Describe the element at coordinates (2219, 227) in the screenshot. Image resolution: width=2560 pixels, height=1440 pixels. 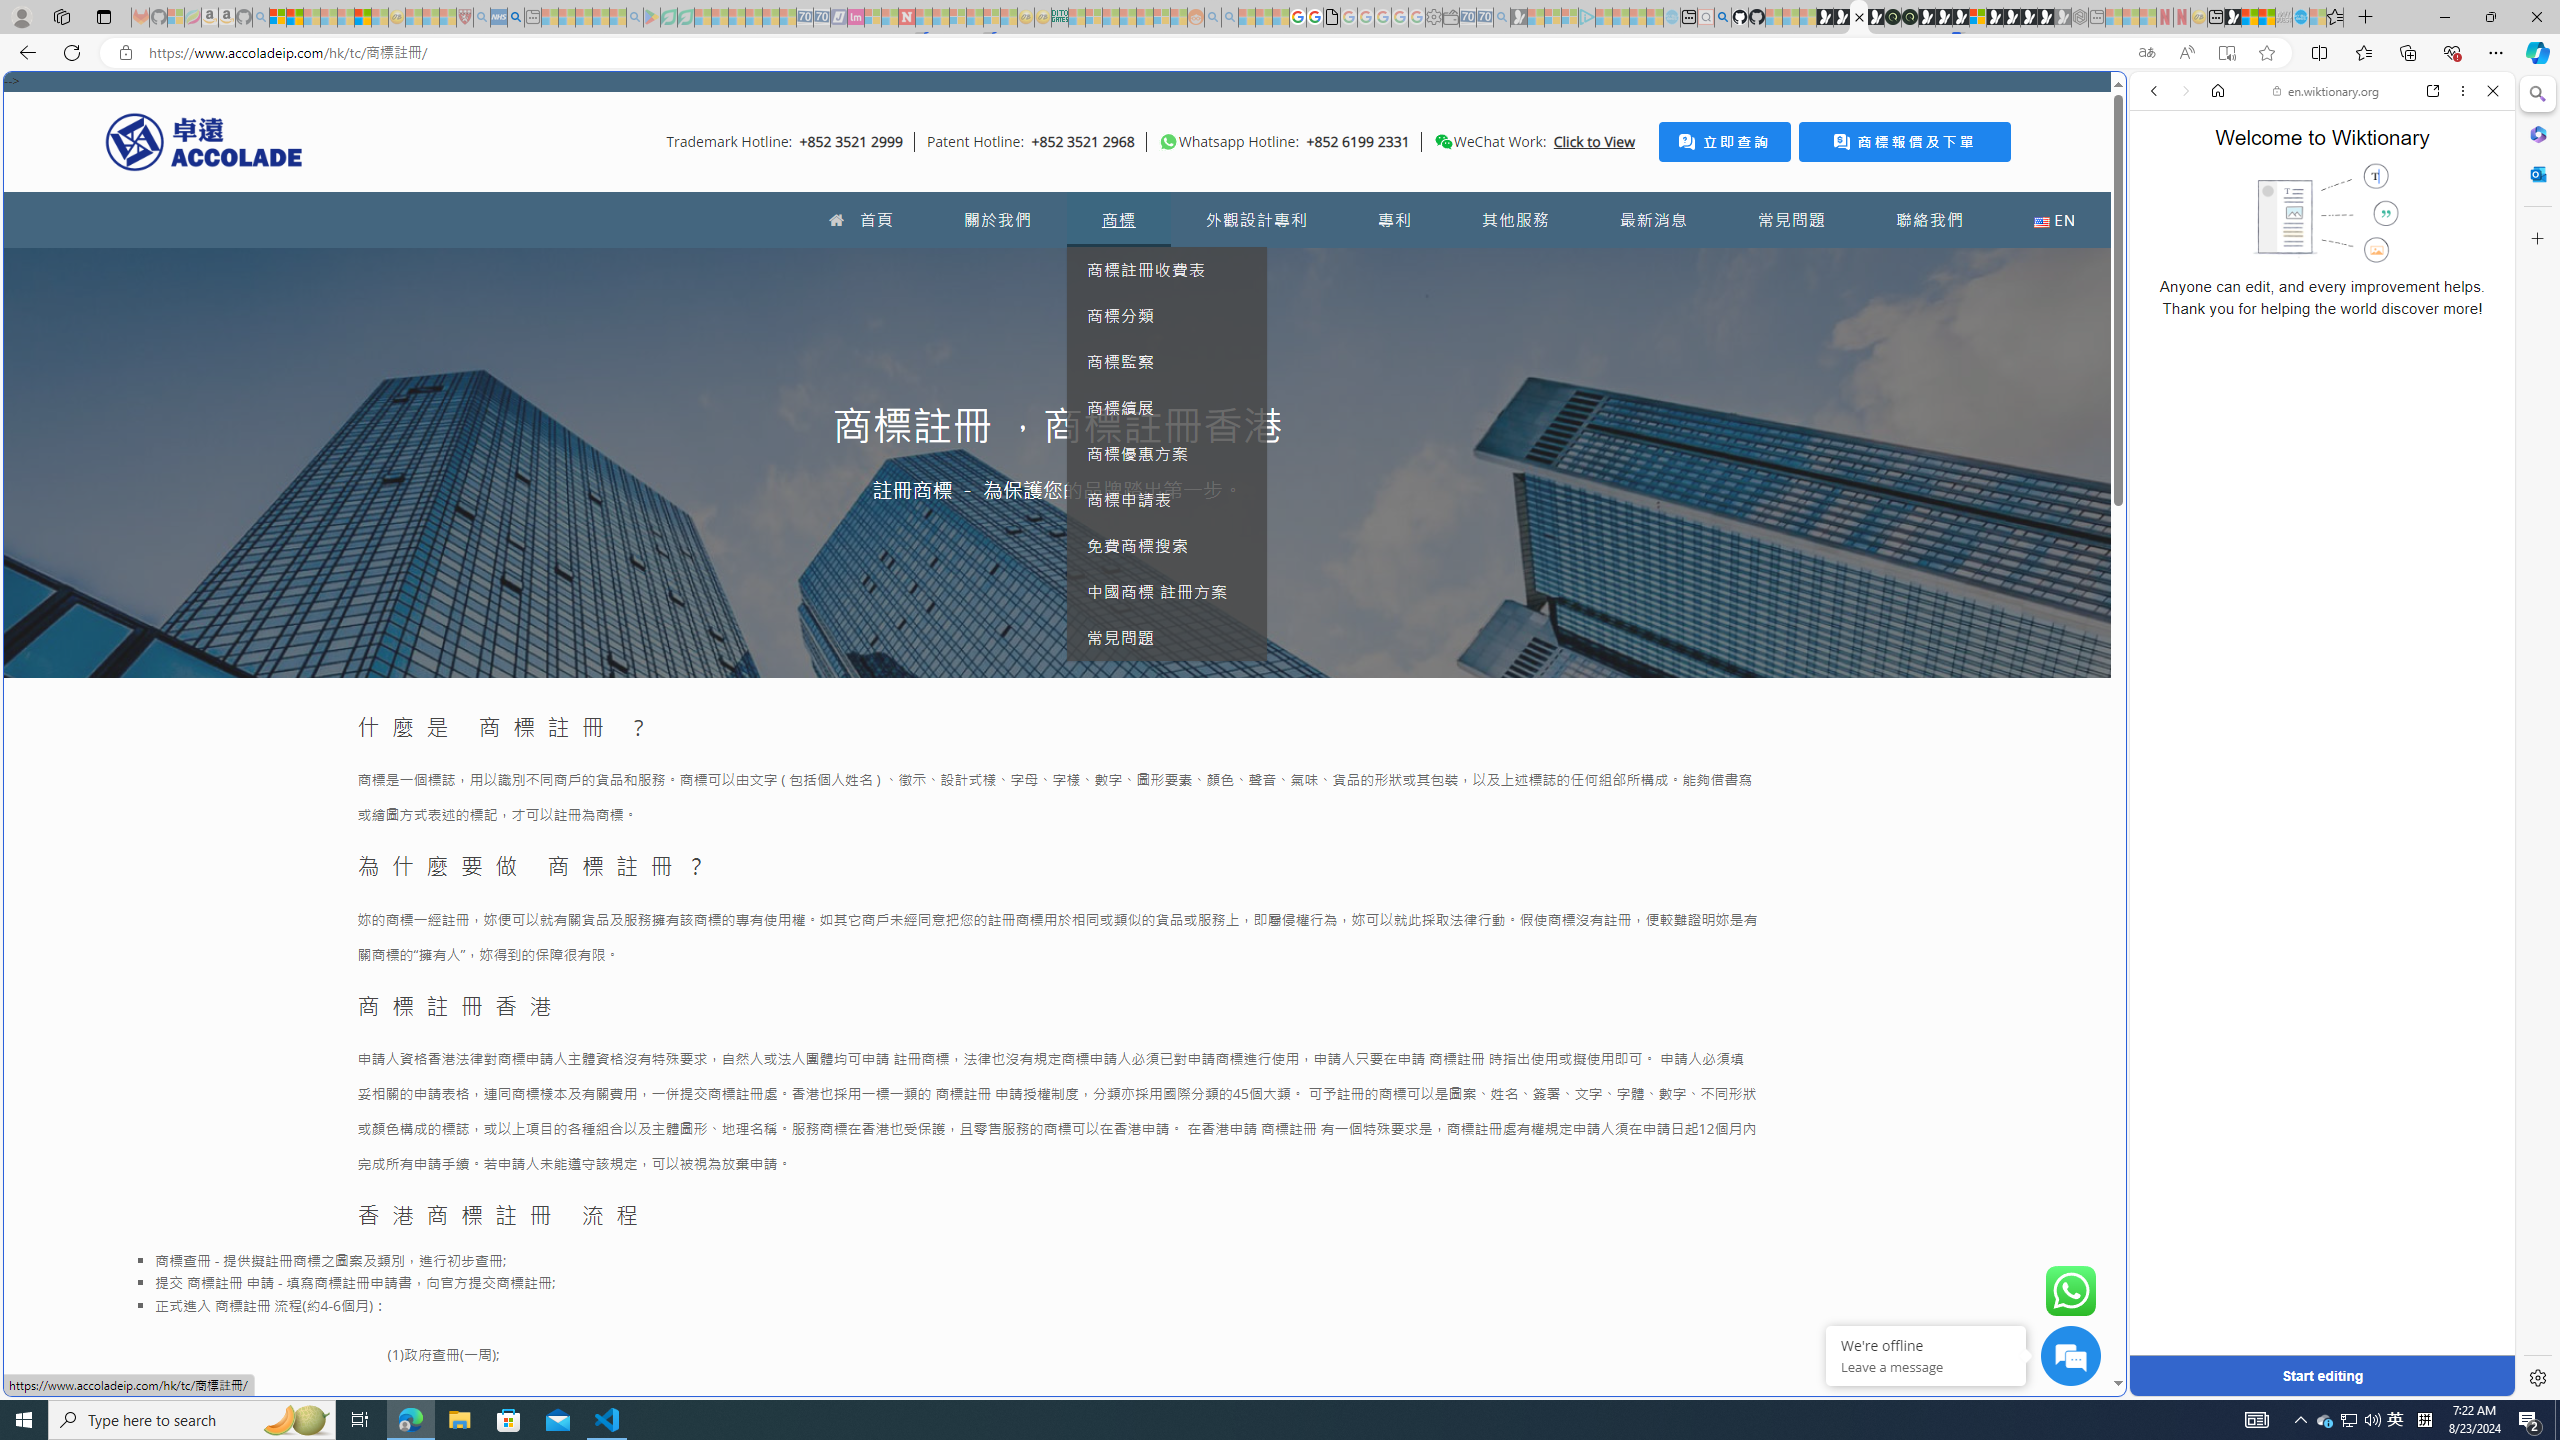
I see `'Search Filter, IMAGES'` at that location.